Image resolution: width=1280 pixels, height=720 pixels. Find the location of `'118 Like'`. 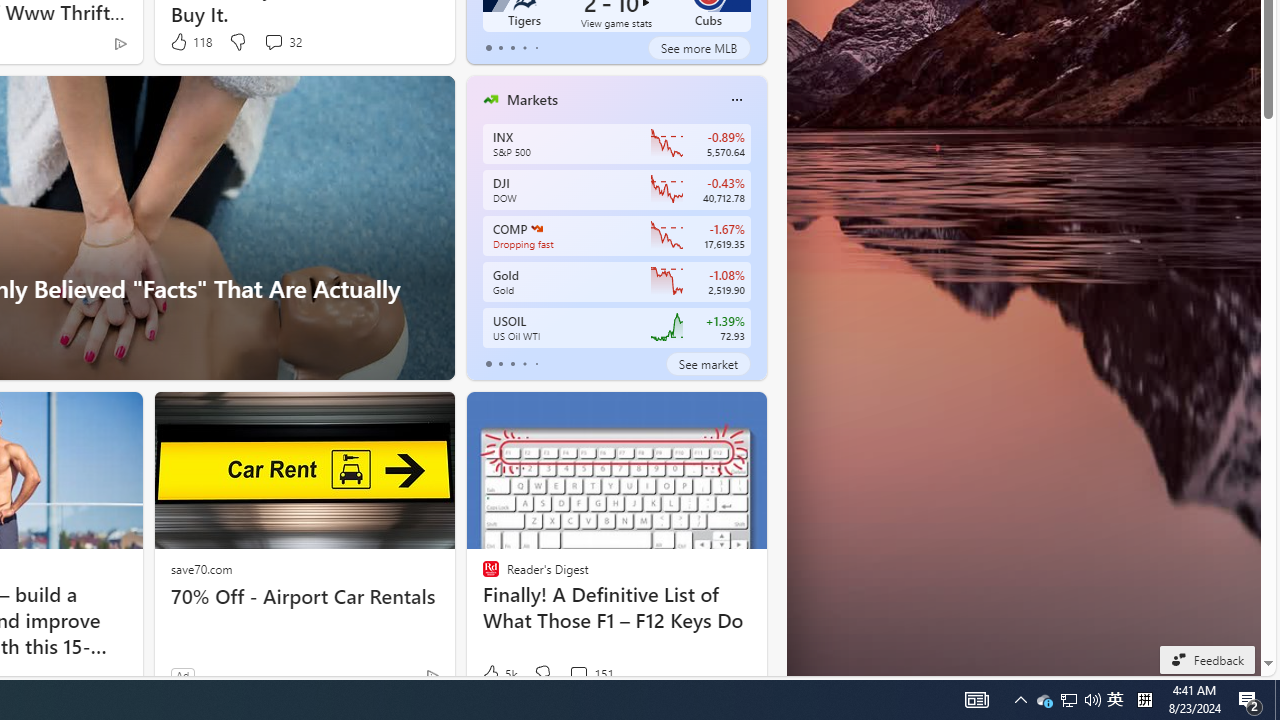

'118 Like' is located at coordinates (190, 42).